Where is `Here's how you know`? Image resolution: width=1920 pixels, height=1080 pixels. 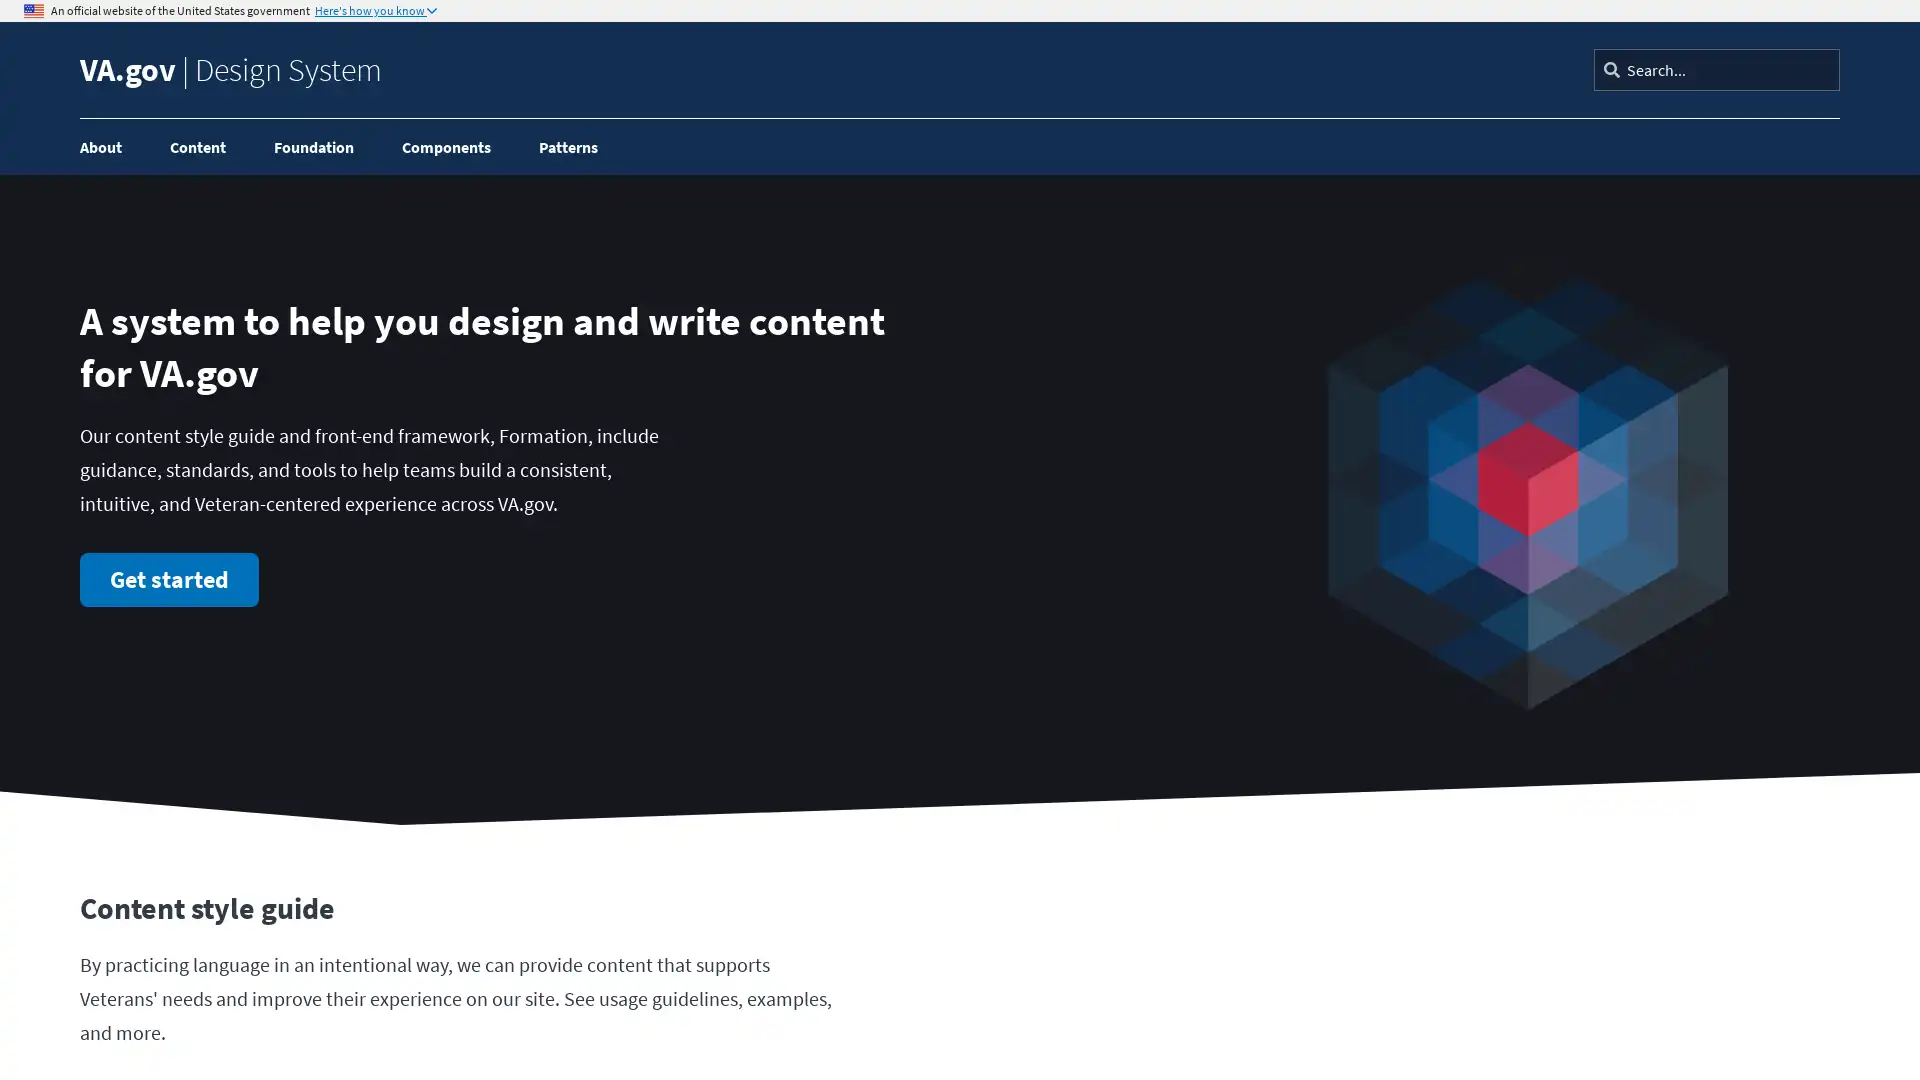
Here's how you know is located at coordinates (375, 11).